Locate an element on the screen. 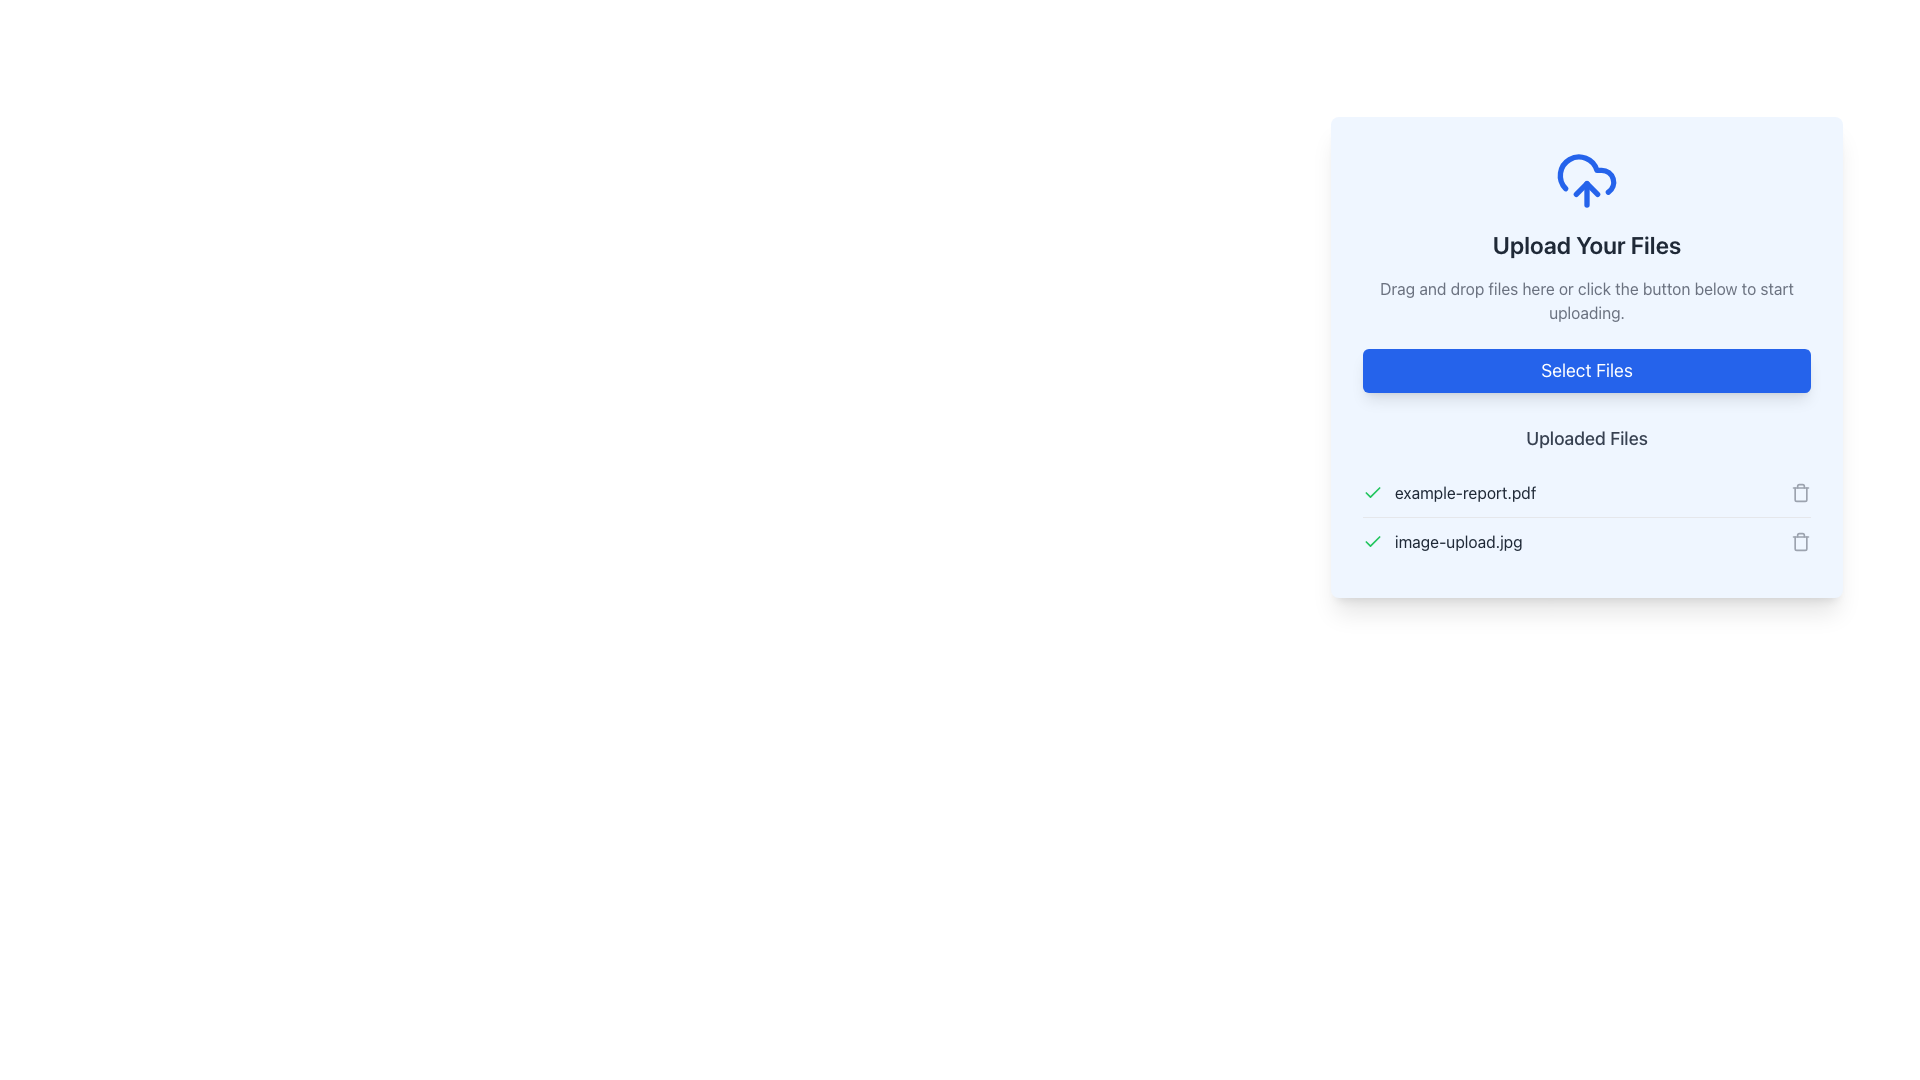 This screenshot has width=1920, height=1080. the File item displaying the filename 'image-upload.jpg' with a green checkmark is located at coordinates (1442, 542).